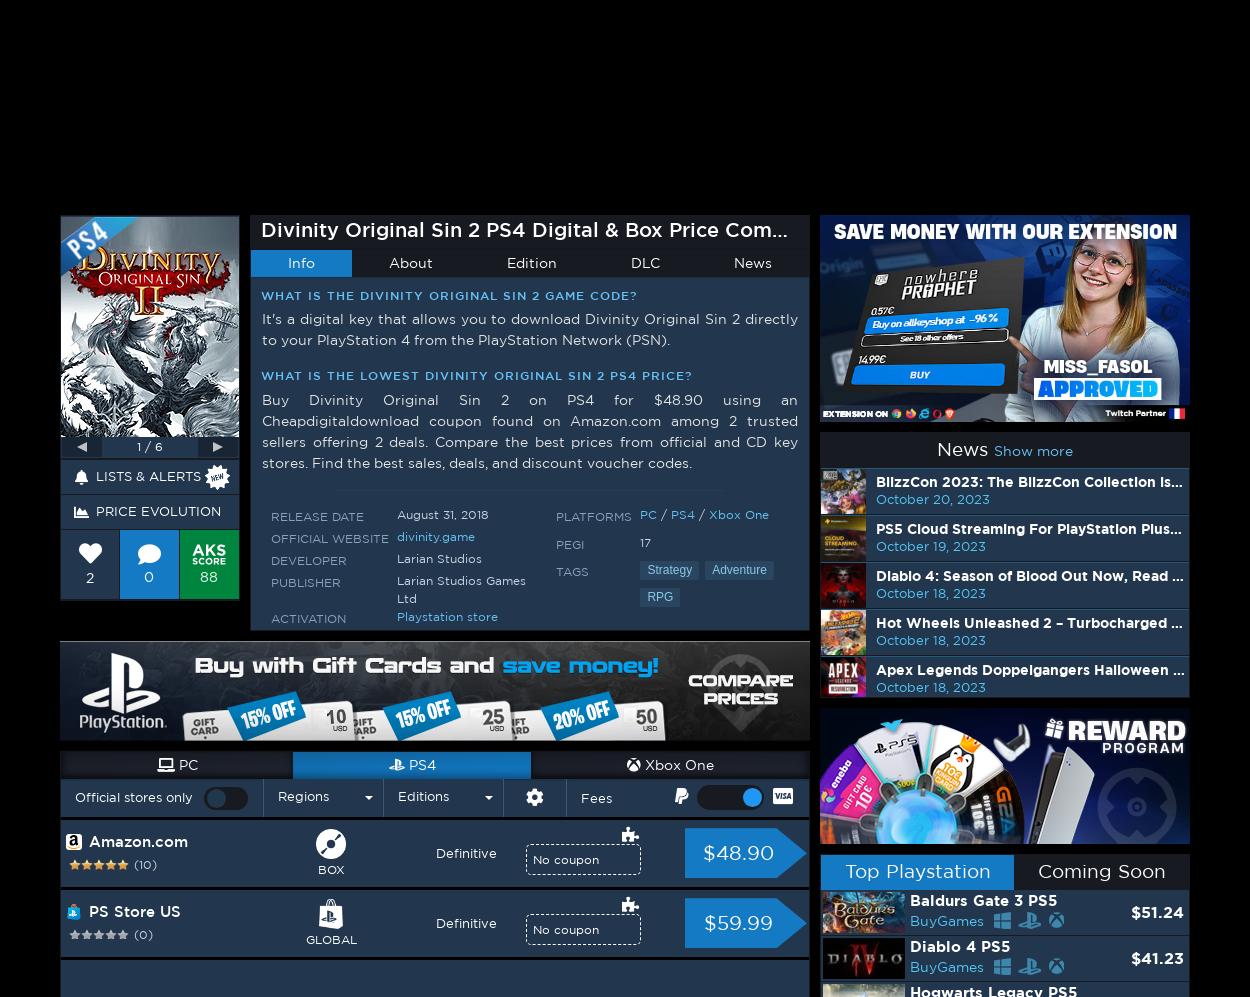  Describe the element at coordinates (1154, 597) in the screenshot. I see `'$69.99'` at that location.